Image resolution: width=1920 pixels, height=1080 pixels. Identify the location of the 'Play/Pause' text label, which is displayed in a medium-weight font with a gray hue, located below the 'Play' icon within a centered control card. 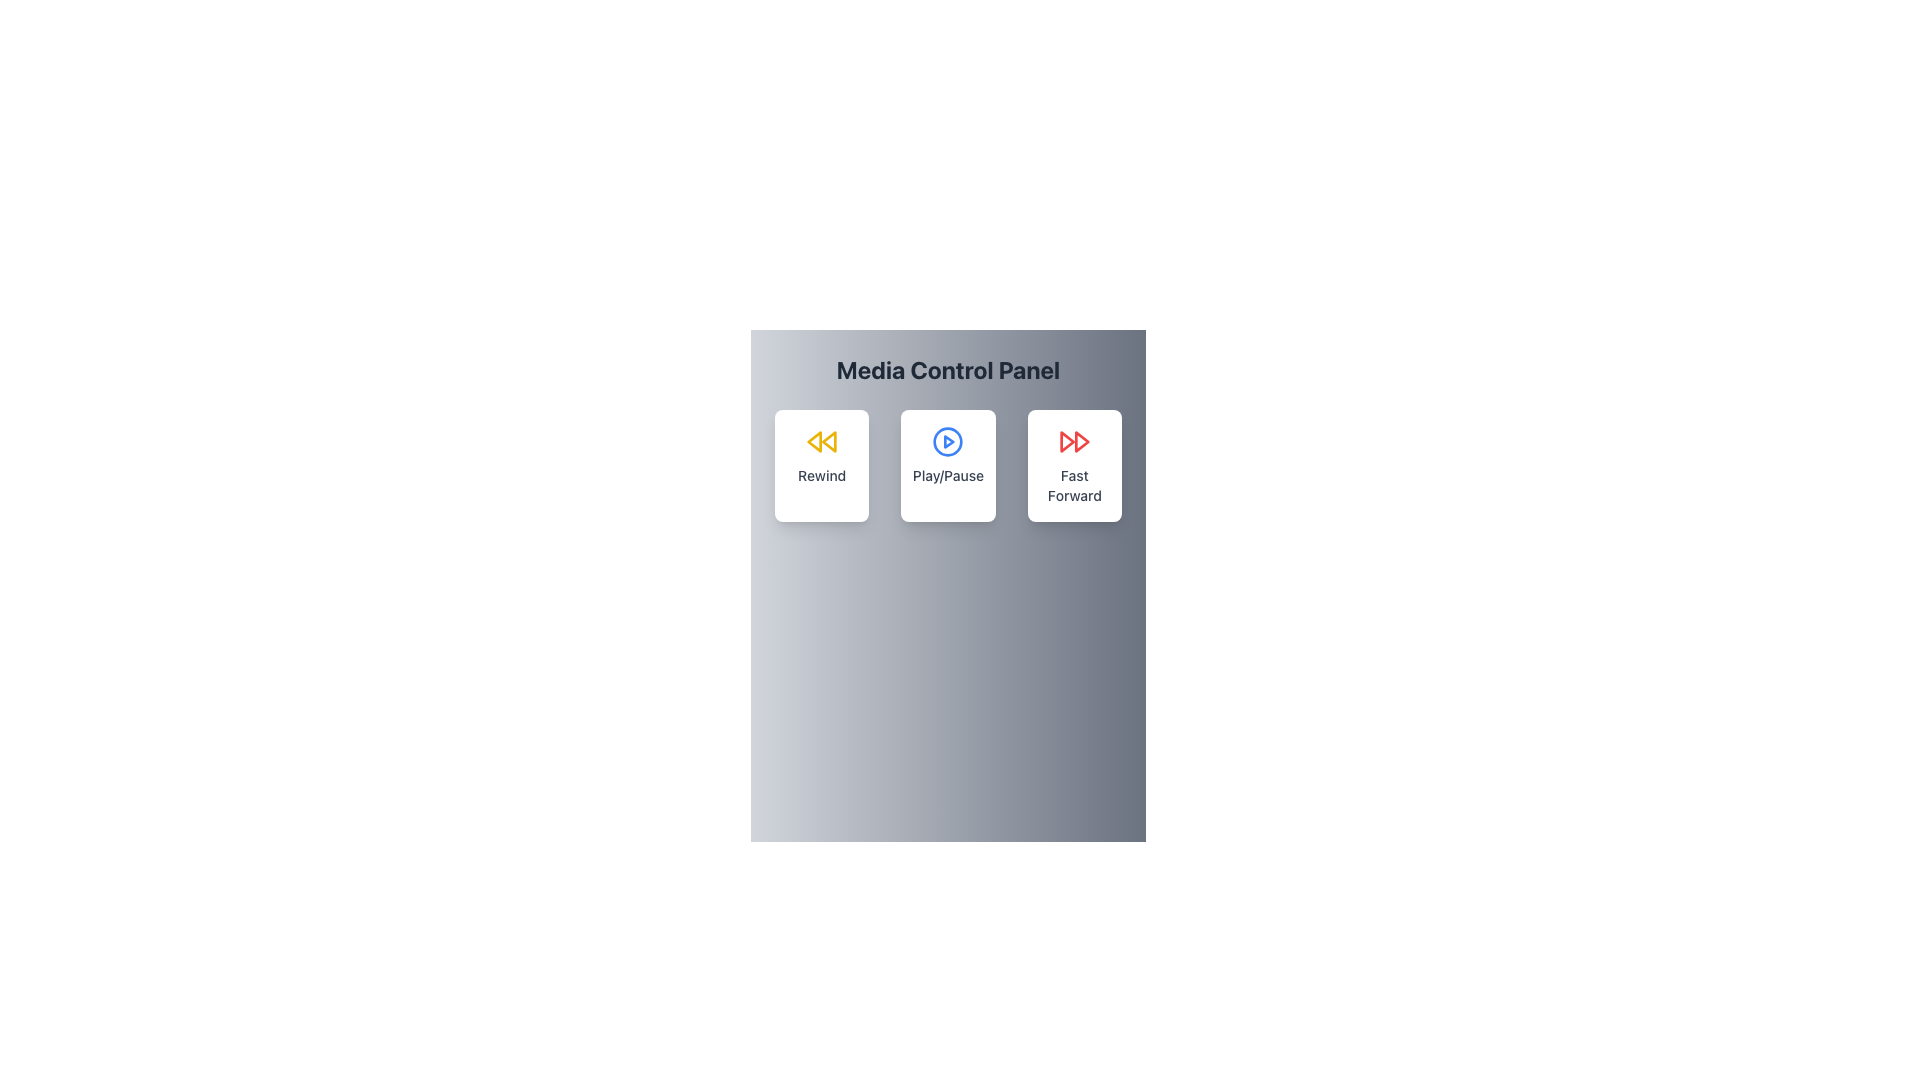
(947, 475).